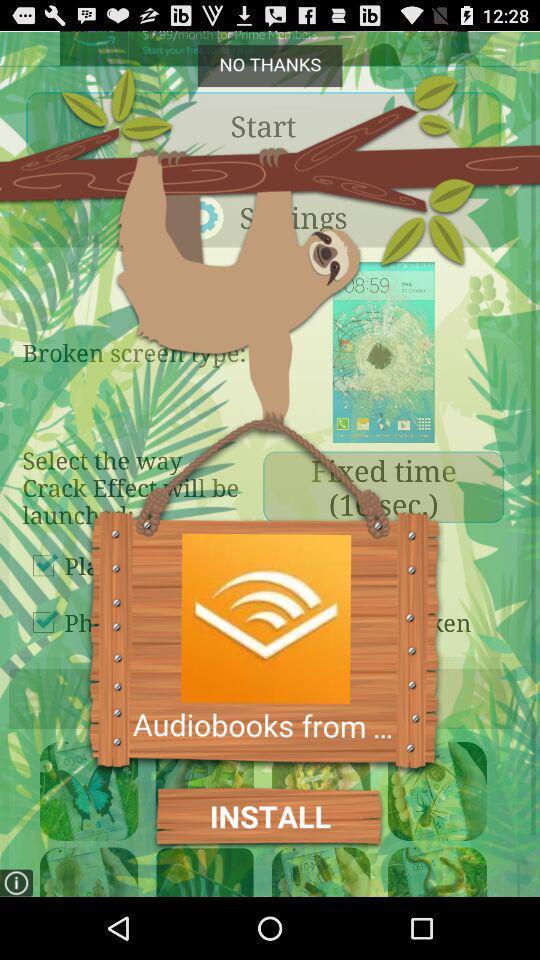 The image size is (540, 960). I want to click on the volume icon, so click(321, 933).